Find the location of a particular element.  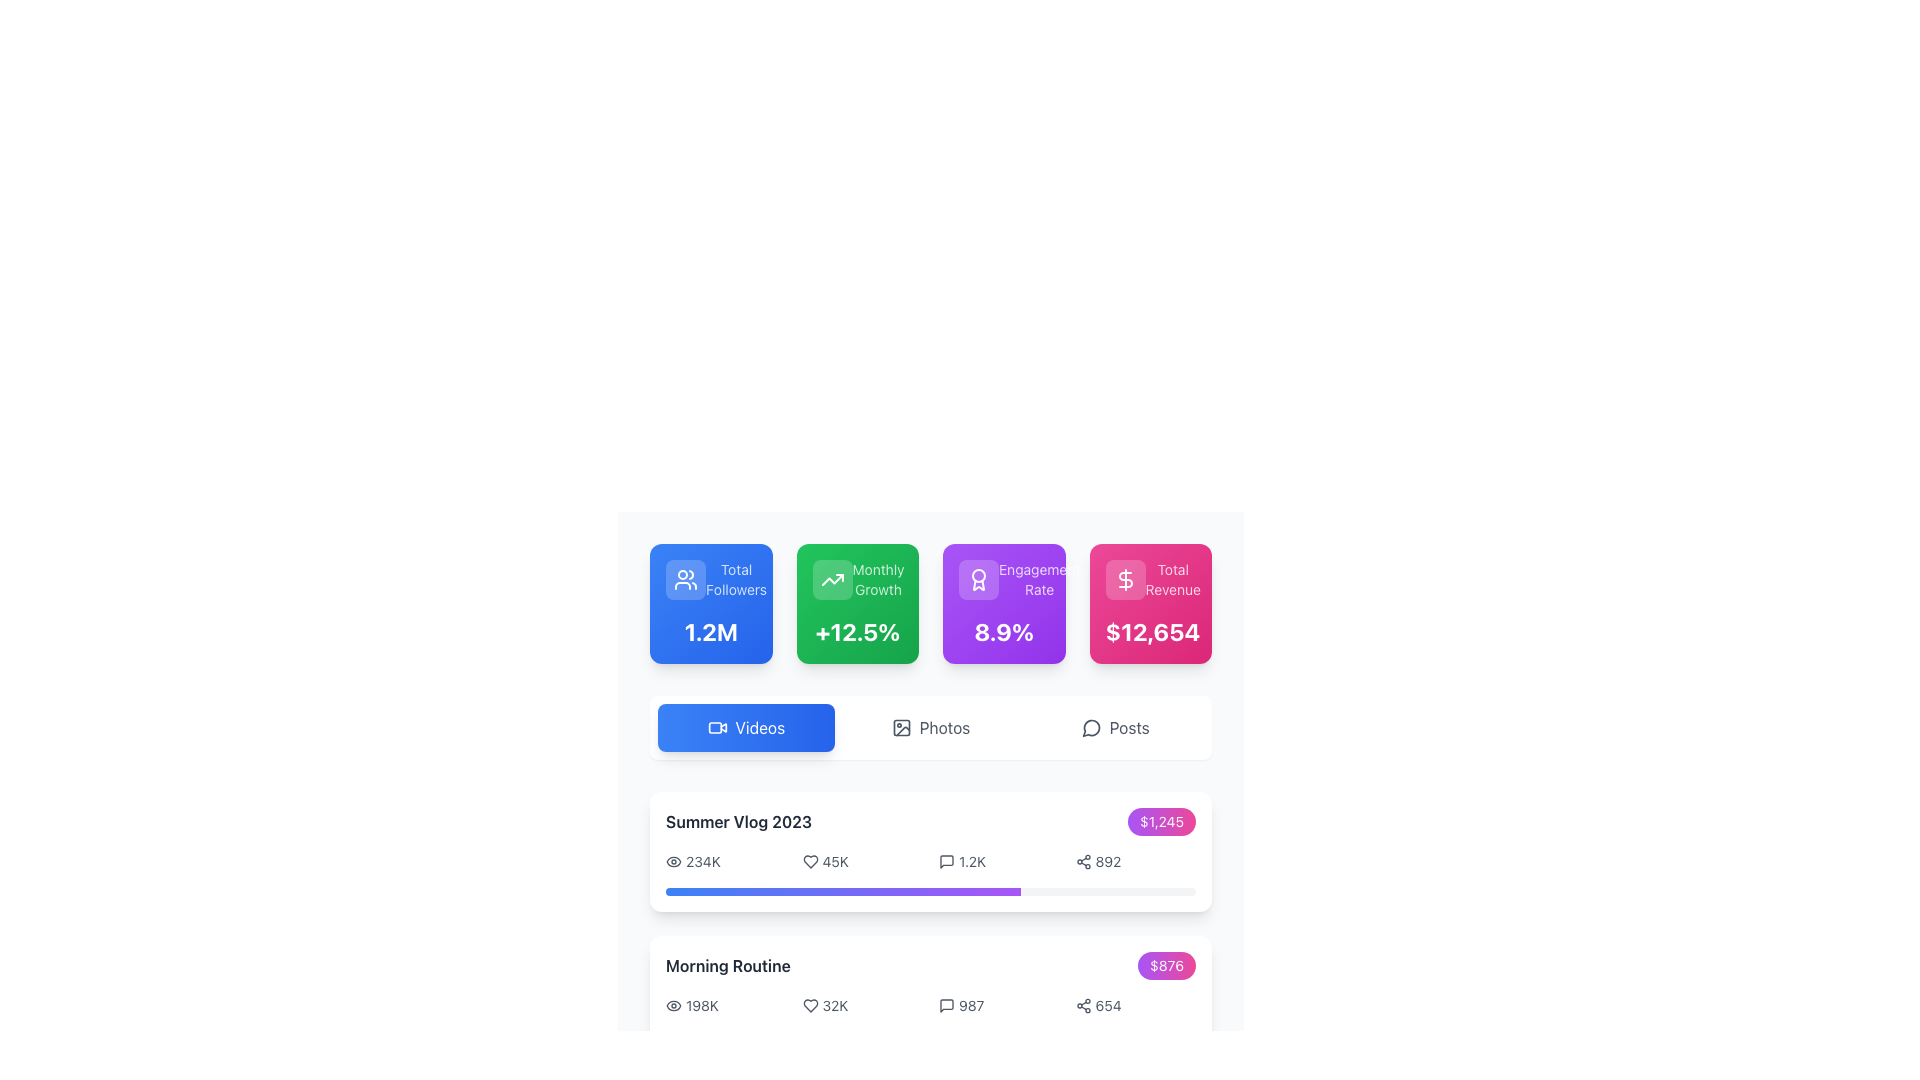

the 'Posts' text label, which is styled in muted gray and positioned alongside a speech bubble icon is located at coordinates (1129, 728).